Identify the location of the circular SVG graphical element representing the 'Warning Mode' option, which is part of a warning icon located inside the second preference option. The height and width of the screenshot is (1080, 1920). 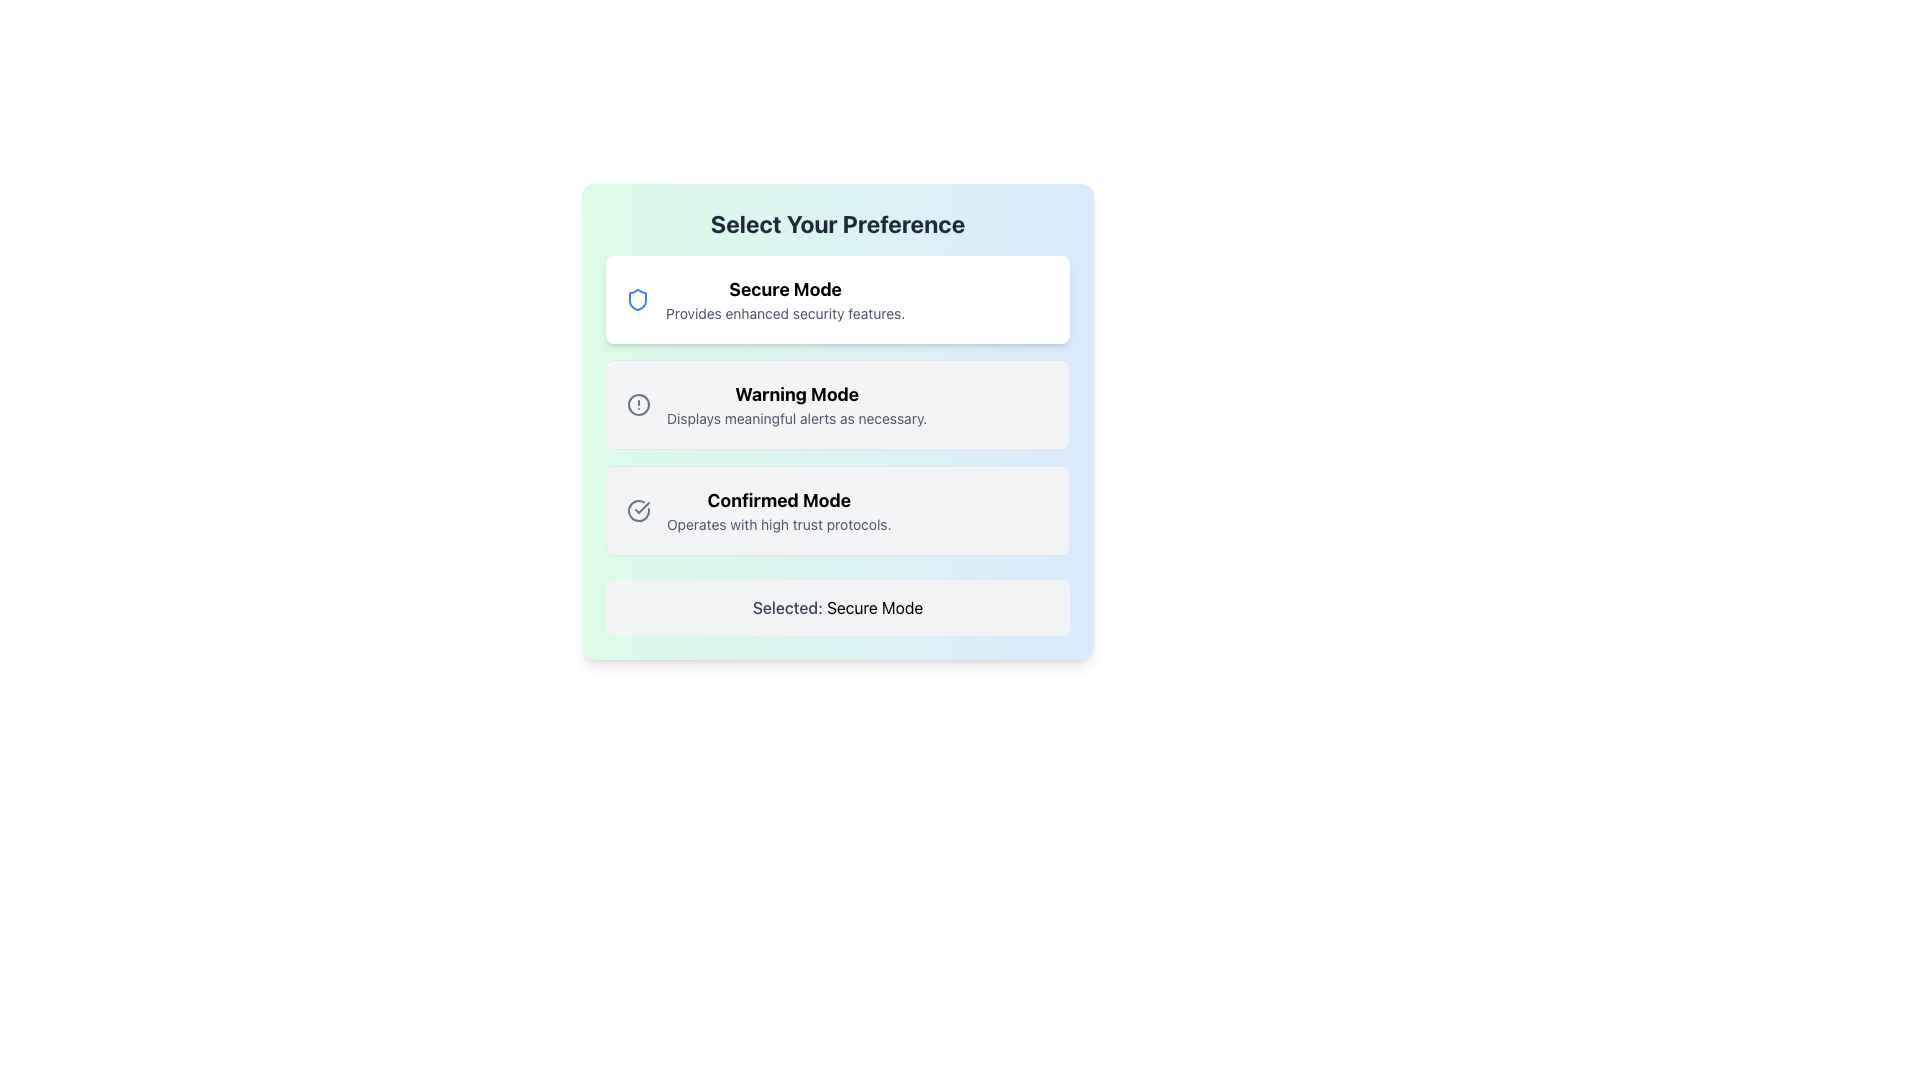
(637, 405).